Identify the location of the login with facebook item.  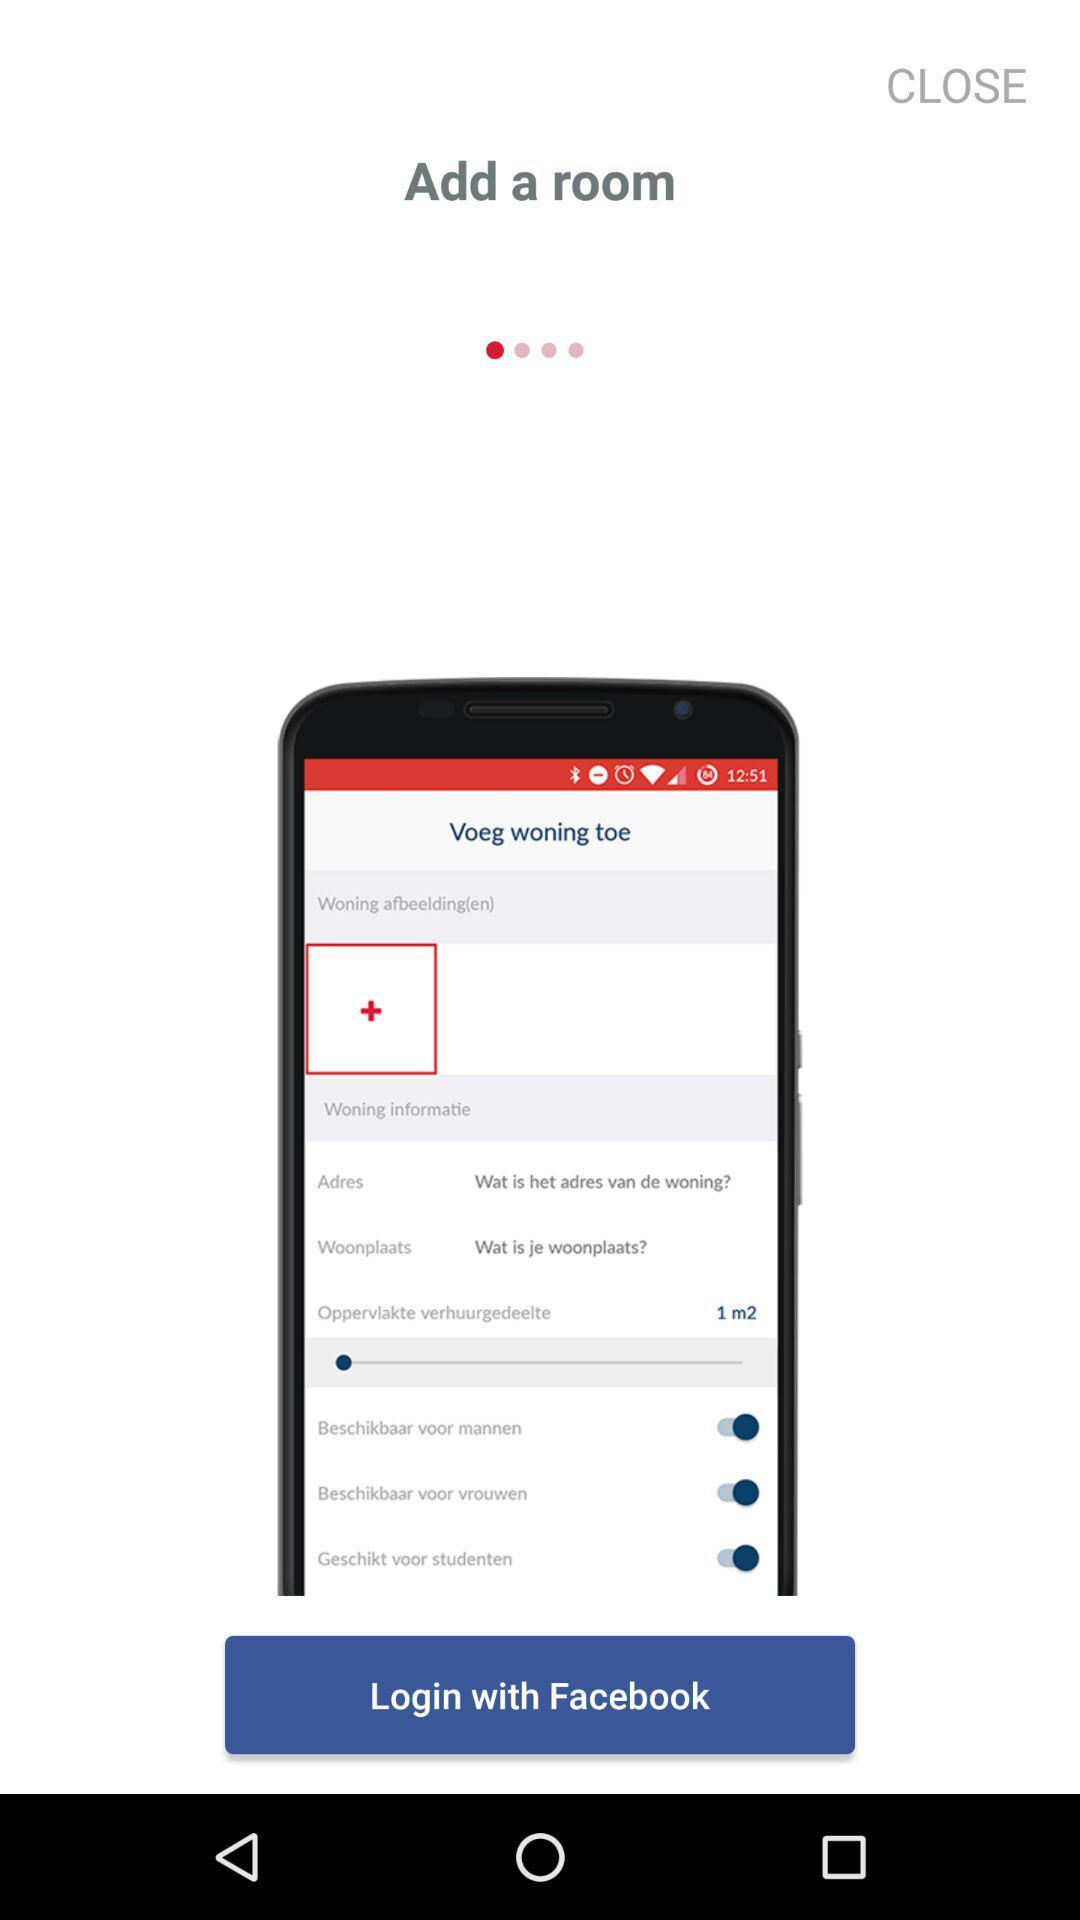
(540, 1693).